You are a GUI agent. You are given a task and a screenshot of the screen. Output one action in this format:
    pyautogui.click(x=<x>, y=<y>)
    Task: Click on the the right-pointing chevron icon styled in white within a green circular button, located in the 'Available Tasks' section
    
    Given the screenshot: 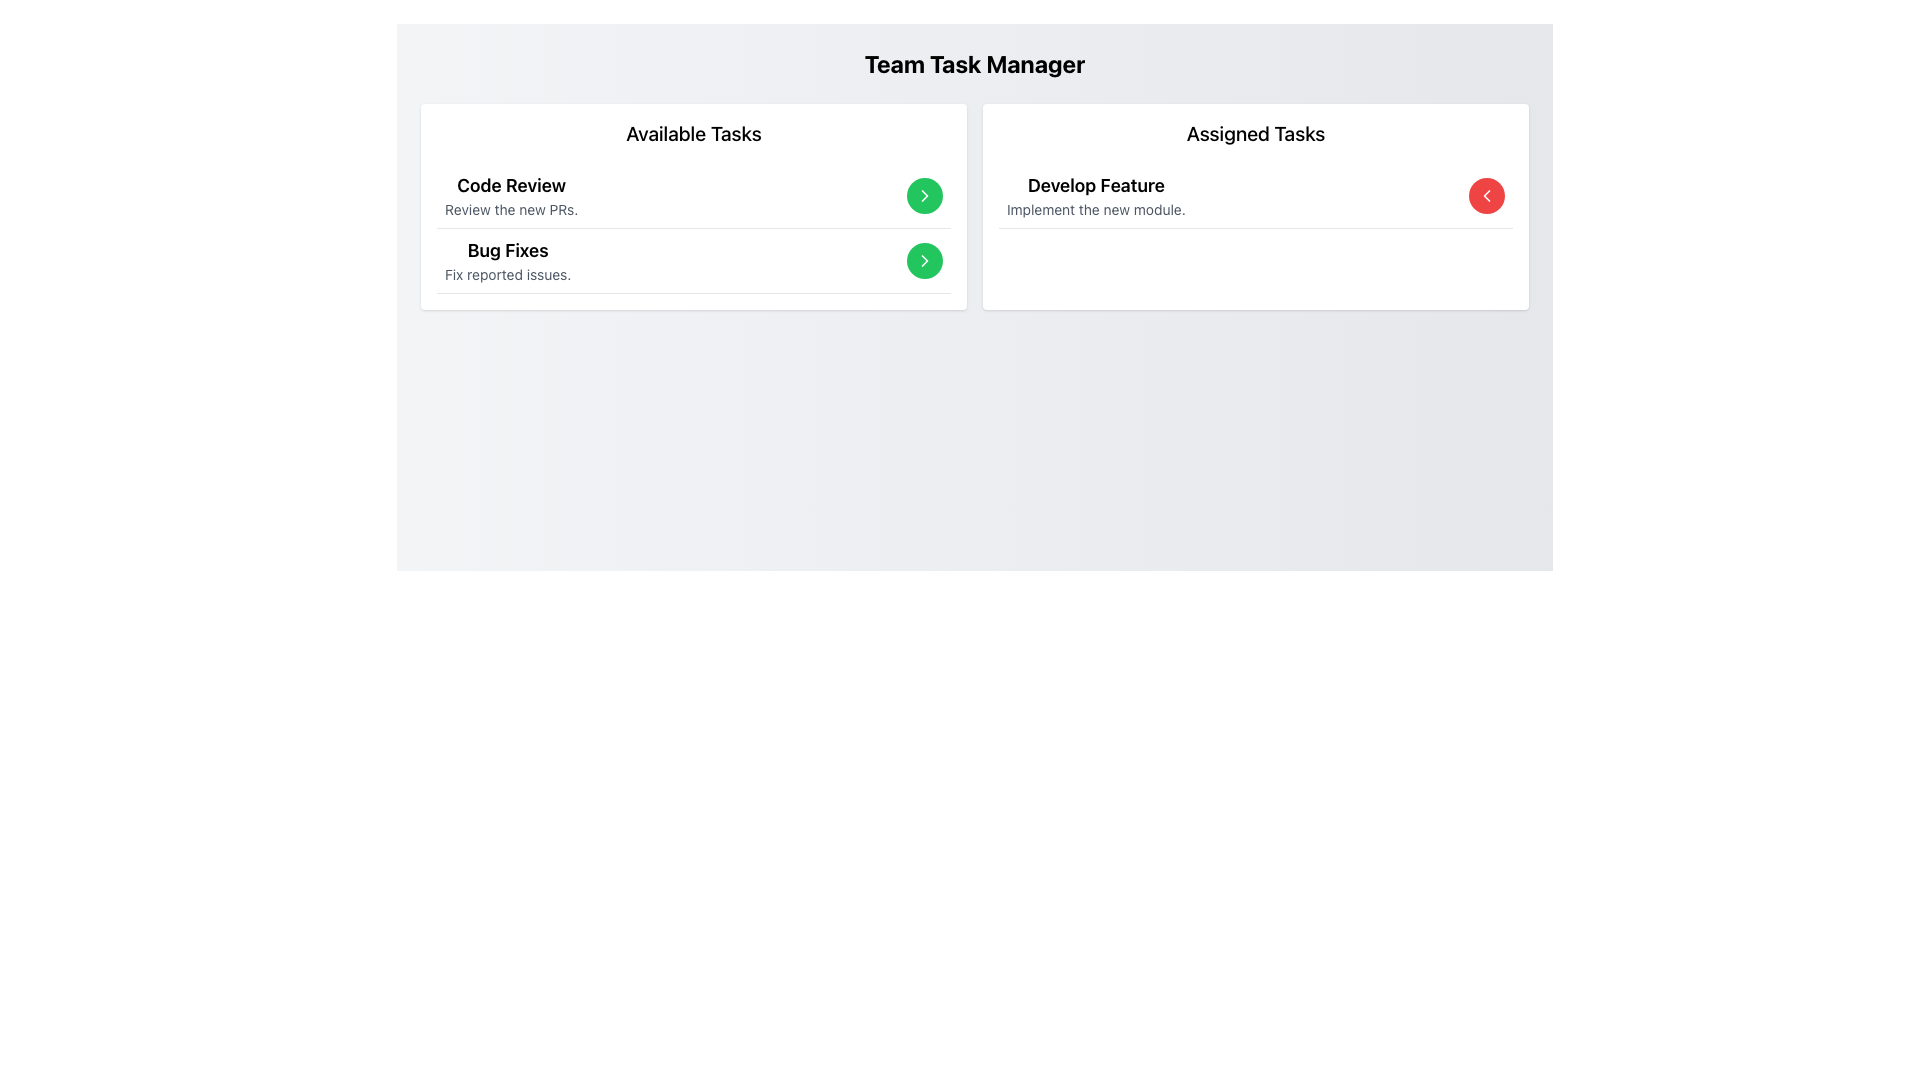 What is the action you would take?
    pyautogui.click(x=924, y=196)
    